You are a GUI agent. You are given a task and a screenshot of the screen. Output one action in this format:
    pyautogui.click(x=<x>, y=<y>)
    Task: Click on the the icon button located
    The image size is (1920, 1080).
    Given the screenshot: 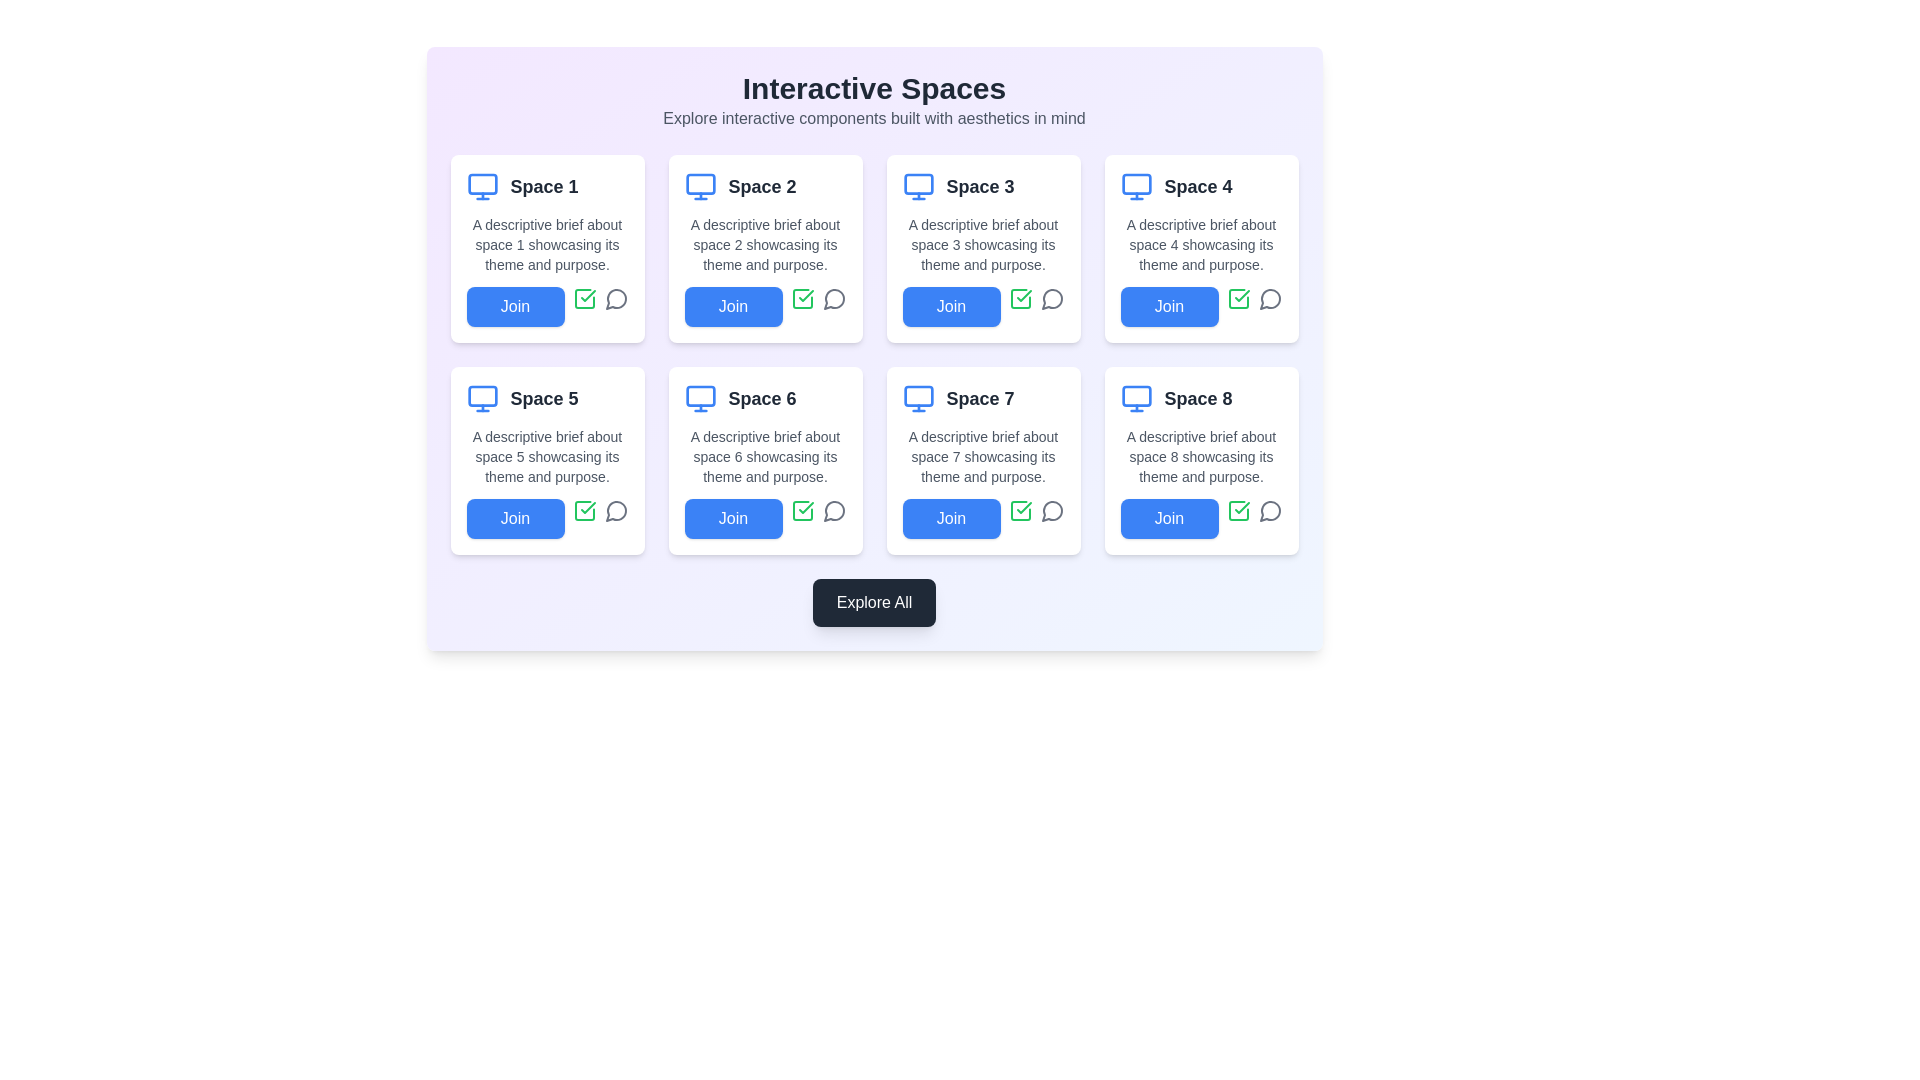 What is the action you would take?
    pyautogui.click(x=802, y=299)
    